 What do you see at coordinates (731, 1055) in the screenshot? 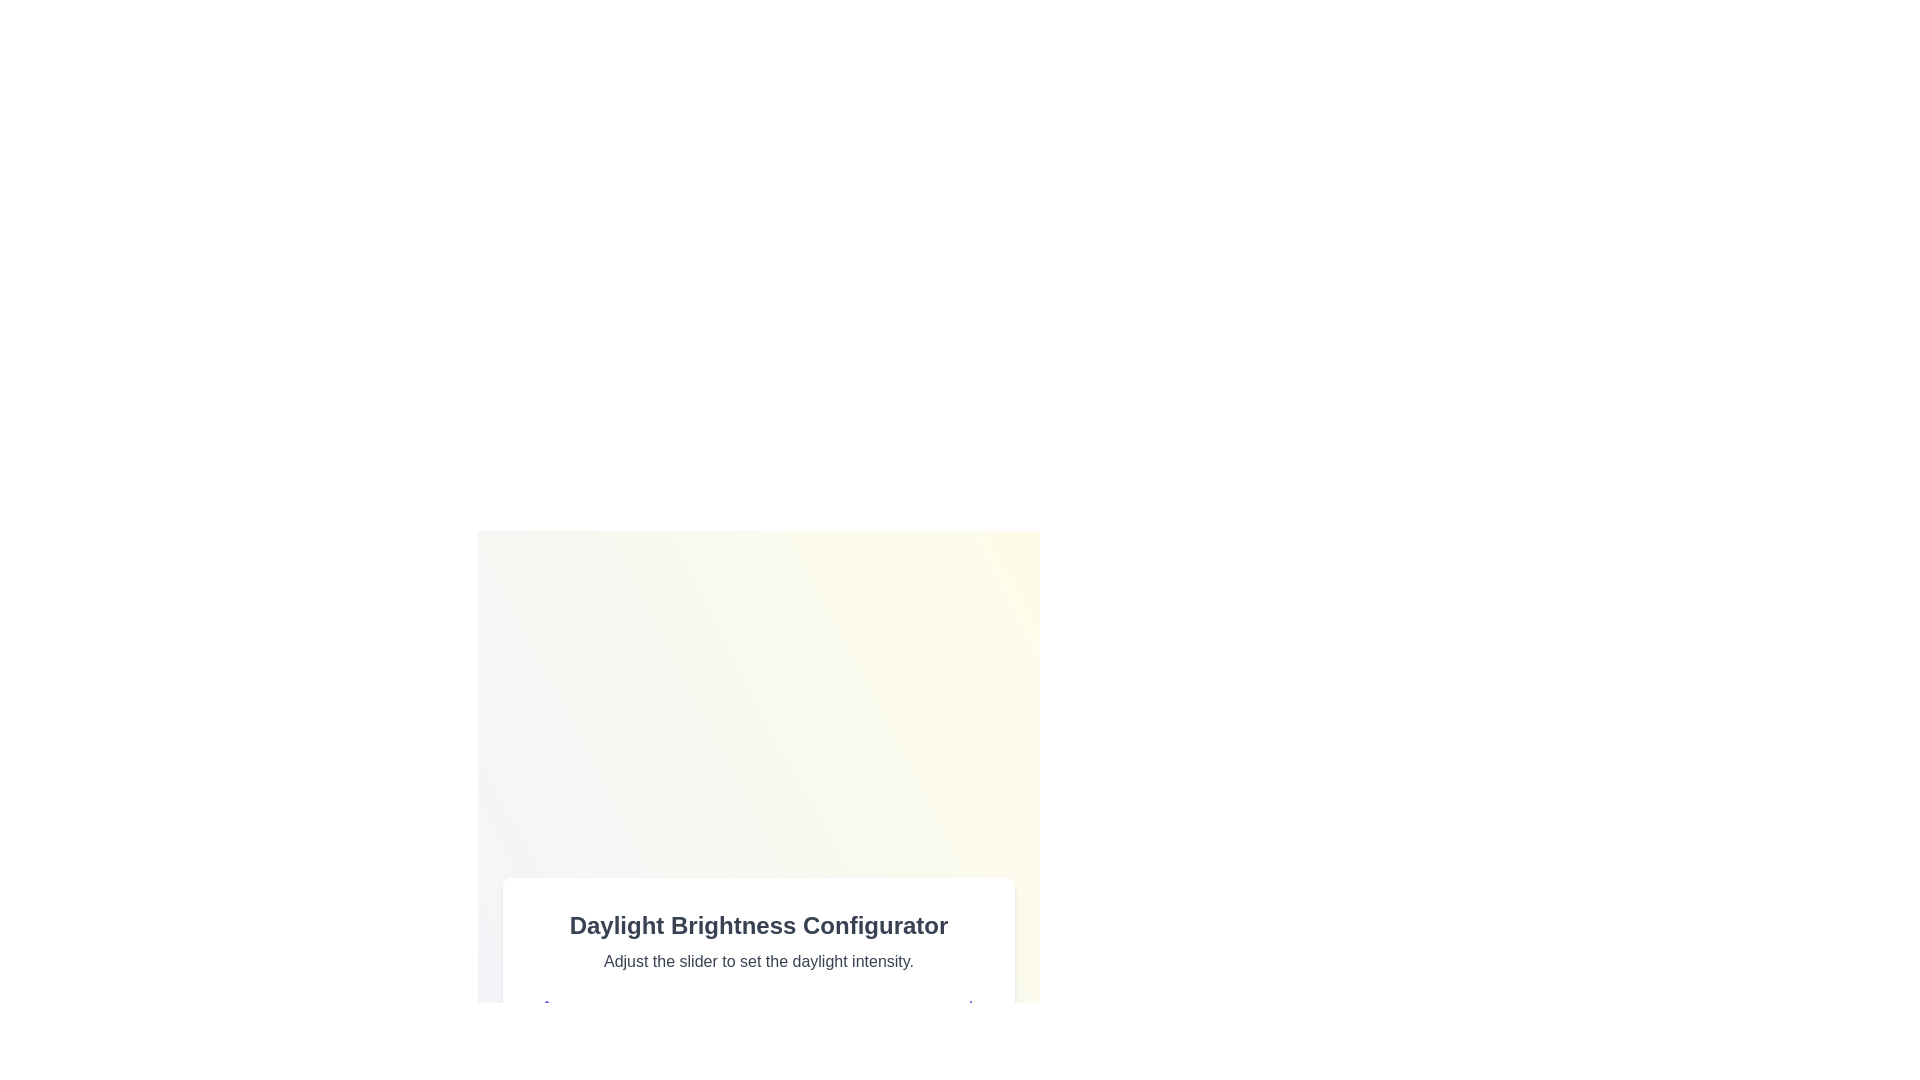
I see `the brightness slider to set the daylight intensity to 44%` at bounding box center [731, 1055].